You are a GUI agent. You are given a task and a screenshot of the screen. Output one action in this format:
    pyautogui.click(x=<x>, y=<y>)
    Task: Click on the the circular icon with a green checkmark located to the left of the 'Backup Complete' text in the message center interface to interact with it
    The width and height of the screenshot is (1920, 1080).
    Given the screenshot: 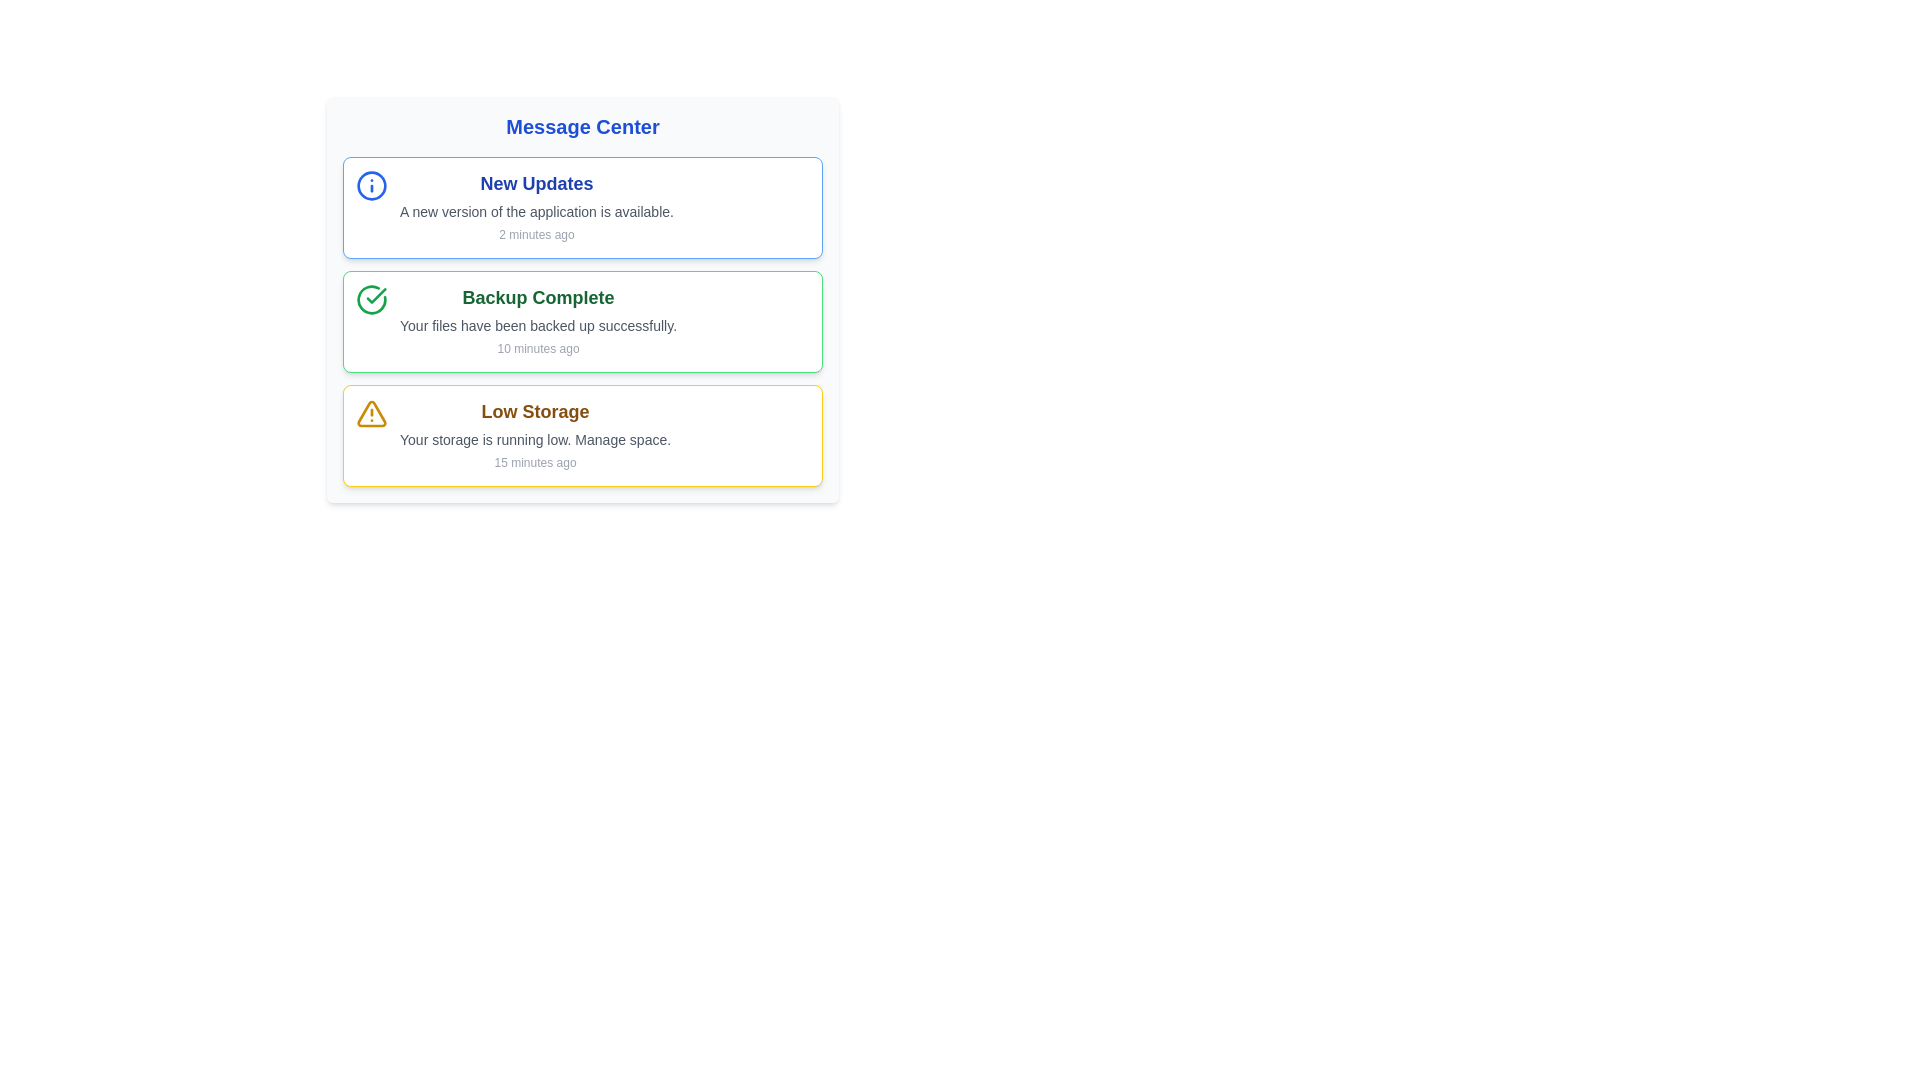 What is the action you would take?
    pyautogui.click(x=372, y=300)
    